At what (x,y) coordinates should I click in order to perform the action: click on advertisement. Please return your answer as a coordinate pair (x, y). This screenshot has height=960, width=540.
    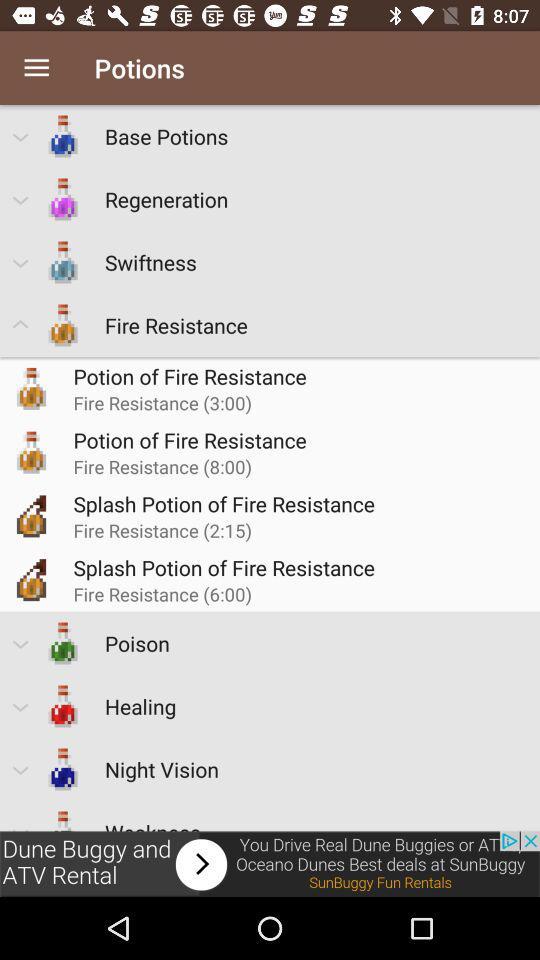
    Looking at the image, I should click on (270, 863).